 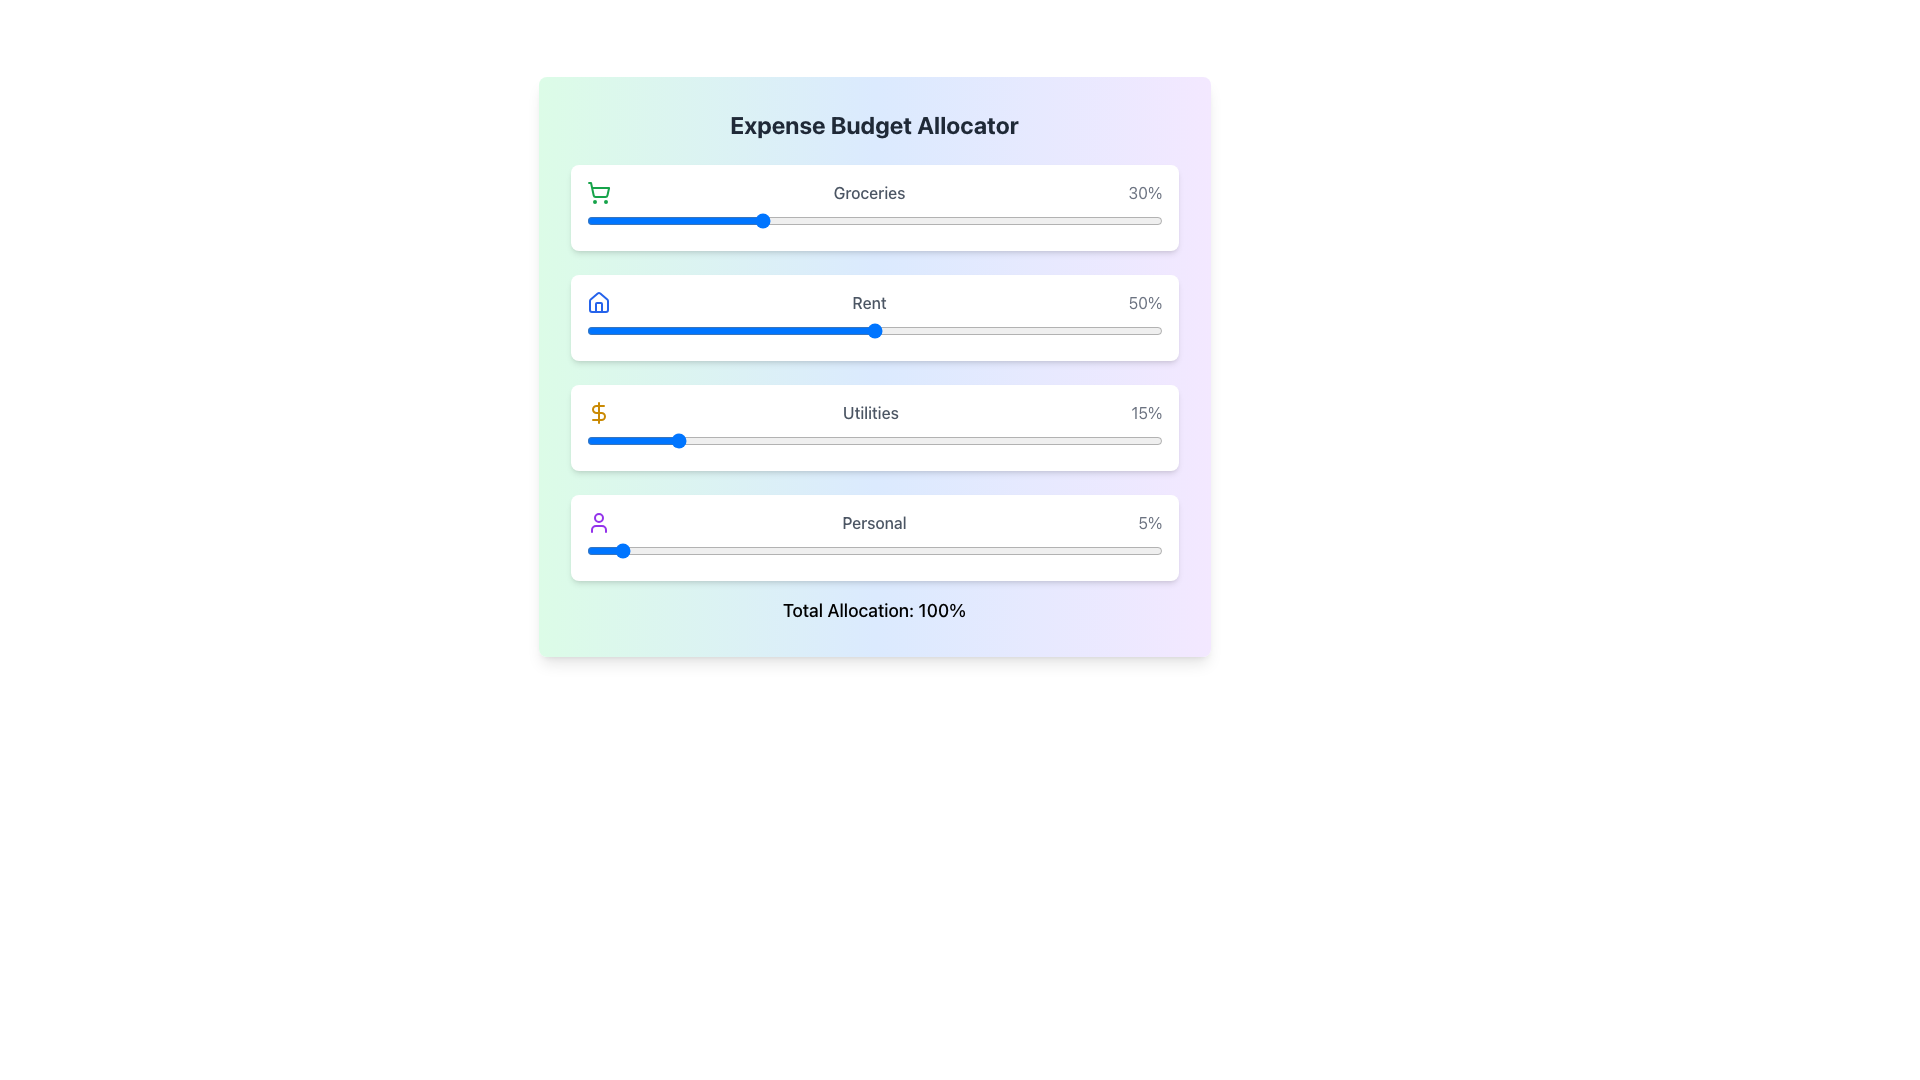 What do you see at coordinates (1001, 220) in the screenshot?
I see `the allocation percentage for Groceries` at bounding box center [1001, 220].